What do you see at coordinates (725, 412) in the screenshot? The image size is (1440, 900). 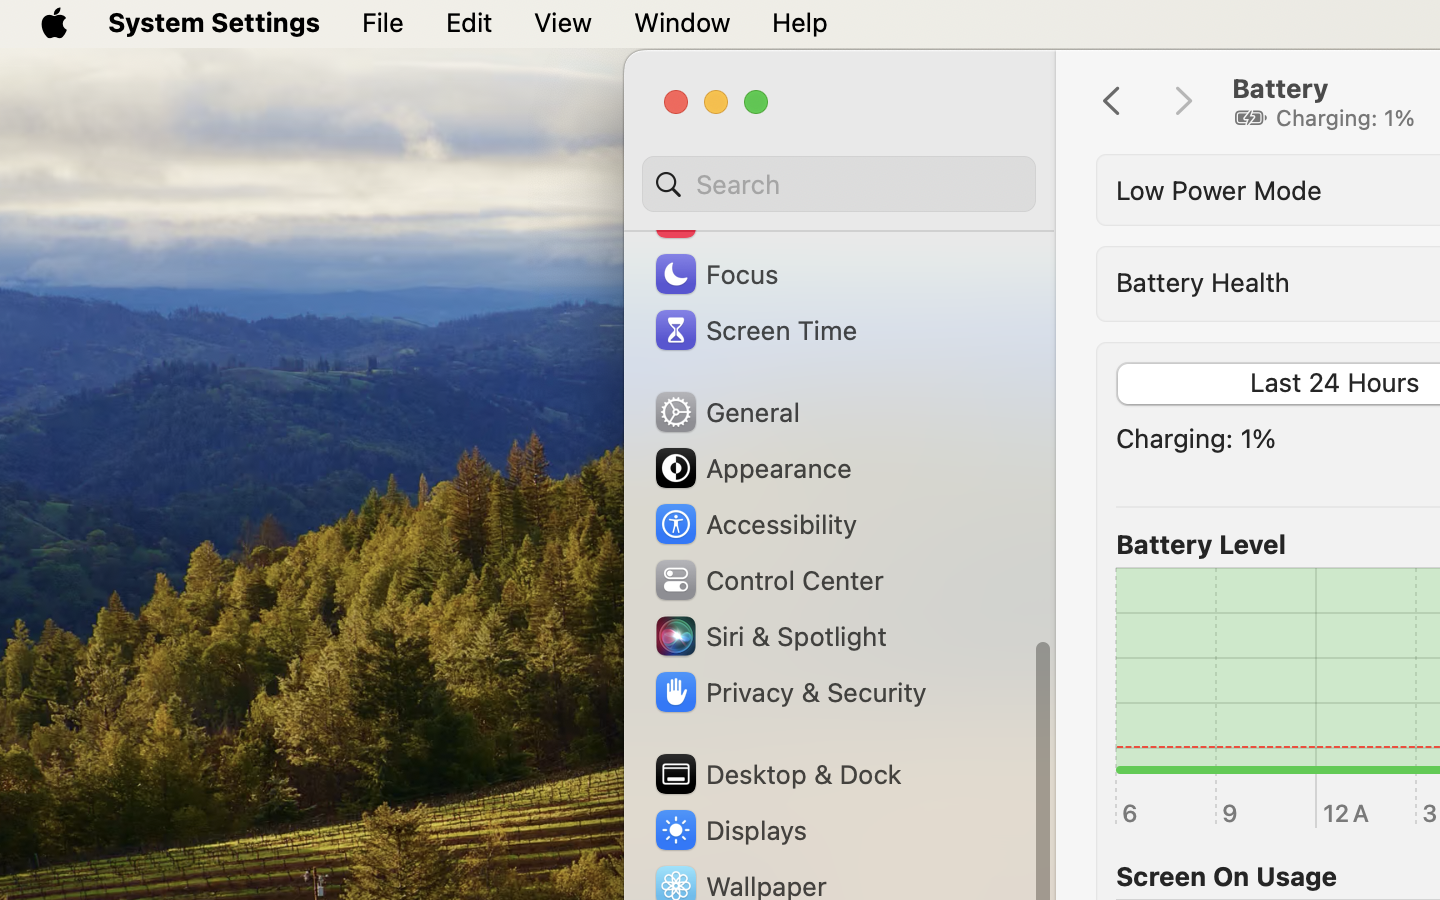 I see `'General'` at bounding box center [725, 412].